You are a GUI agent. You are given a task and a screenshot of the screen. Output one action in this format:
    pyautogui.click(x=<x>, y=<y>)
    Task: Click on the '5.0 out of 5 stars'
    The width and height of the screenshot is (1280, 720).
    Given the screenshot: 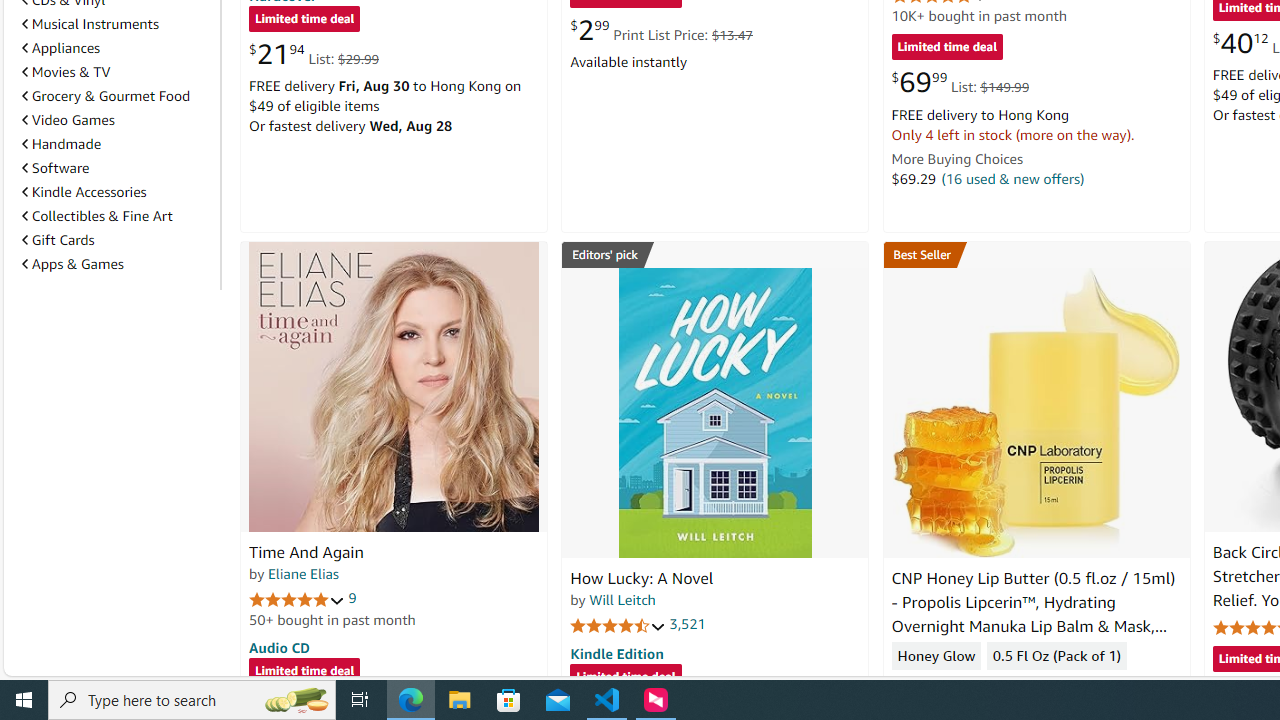 What is the action you would take?
    pyautogui.click(x=296, y=598)
    